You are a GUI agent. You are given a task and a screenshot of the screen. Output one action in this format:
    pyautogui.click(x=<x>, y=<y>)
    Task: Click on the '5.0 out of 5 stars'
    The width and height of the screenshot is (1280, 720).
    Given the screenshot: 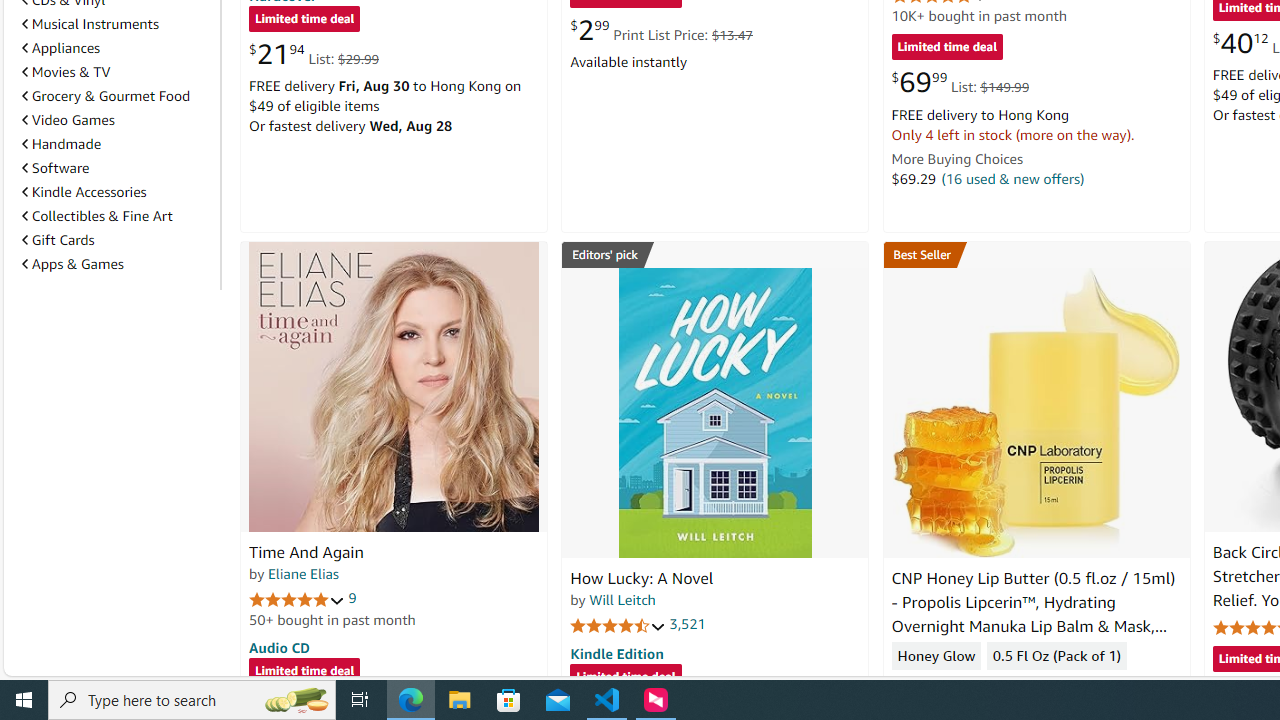 What is the action you would take?
    pyautogui.click(x=296, y=598)
    